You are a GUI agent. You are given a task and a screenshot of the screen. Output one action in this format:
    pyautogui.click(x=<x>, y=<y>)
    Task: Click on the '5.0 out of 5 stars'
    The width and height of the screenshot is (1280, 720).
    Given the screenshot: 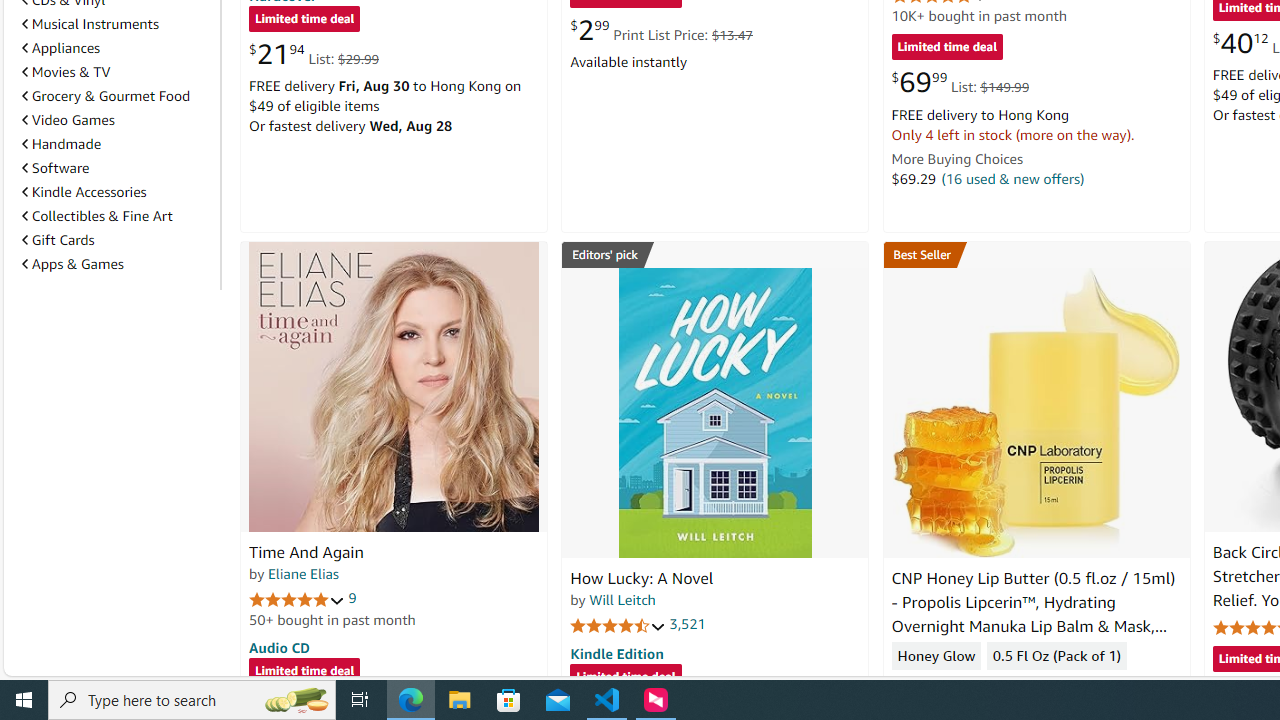 What is the action you would take?
    pyautogui.click(x=296, y=598)
    